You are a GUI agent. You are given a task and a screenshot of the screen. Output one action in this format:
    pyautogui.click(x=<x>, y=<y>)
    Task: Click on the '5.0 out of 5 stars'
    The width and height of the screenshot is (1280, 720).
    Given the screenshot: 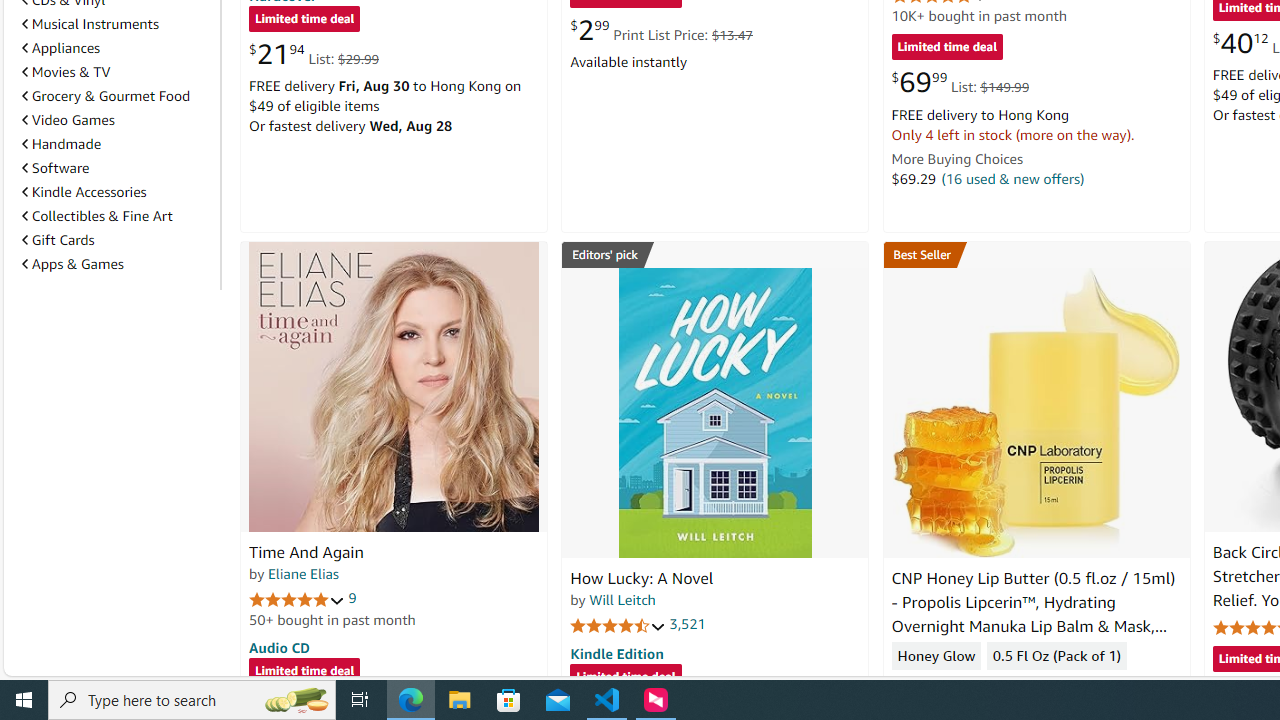 What is the action you would take?
    pyautogui.click(x=296, y=598)
    